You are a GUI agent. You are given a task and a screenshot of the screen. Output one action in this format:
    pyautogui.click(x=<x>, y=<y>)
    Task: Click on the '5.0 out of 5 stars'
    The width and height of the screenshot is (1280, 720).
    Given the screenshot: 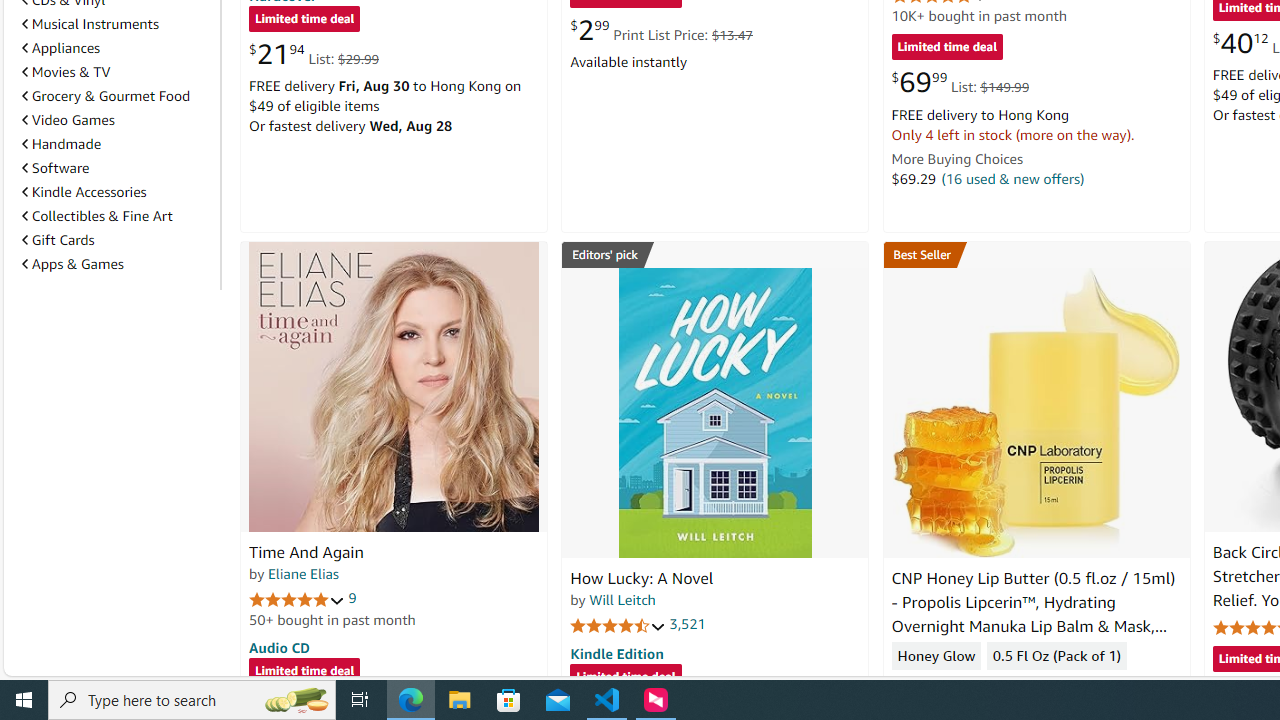 What is the action you would take?
    pyautogui.click(x=296, y=598)
    